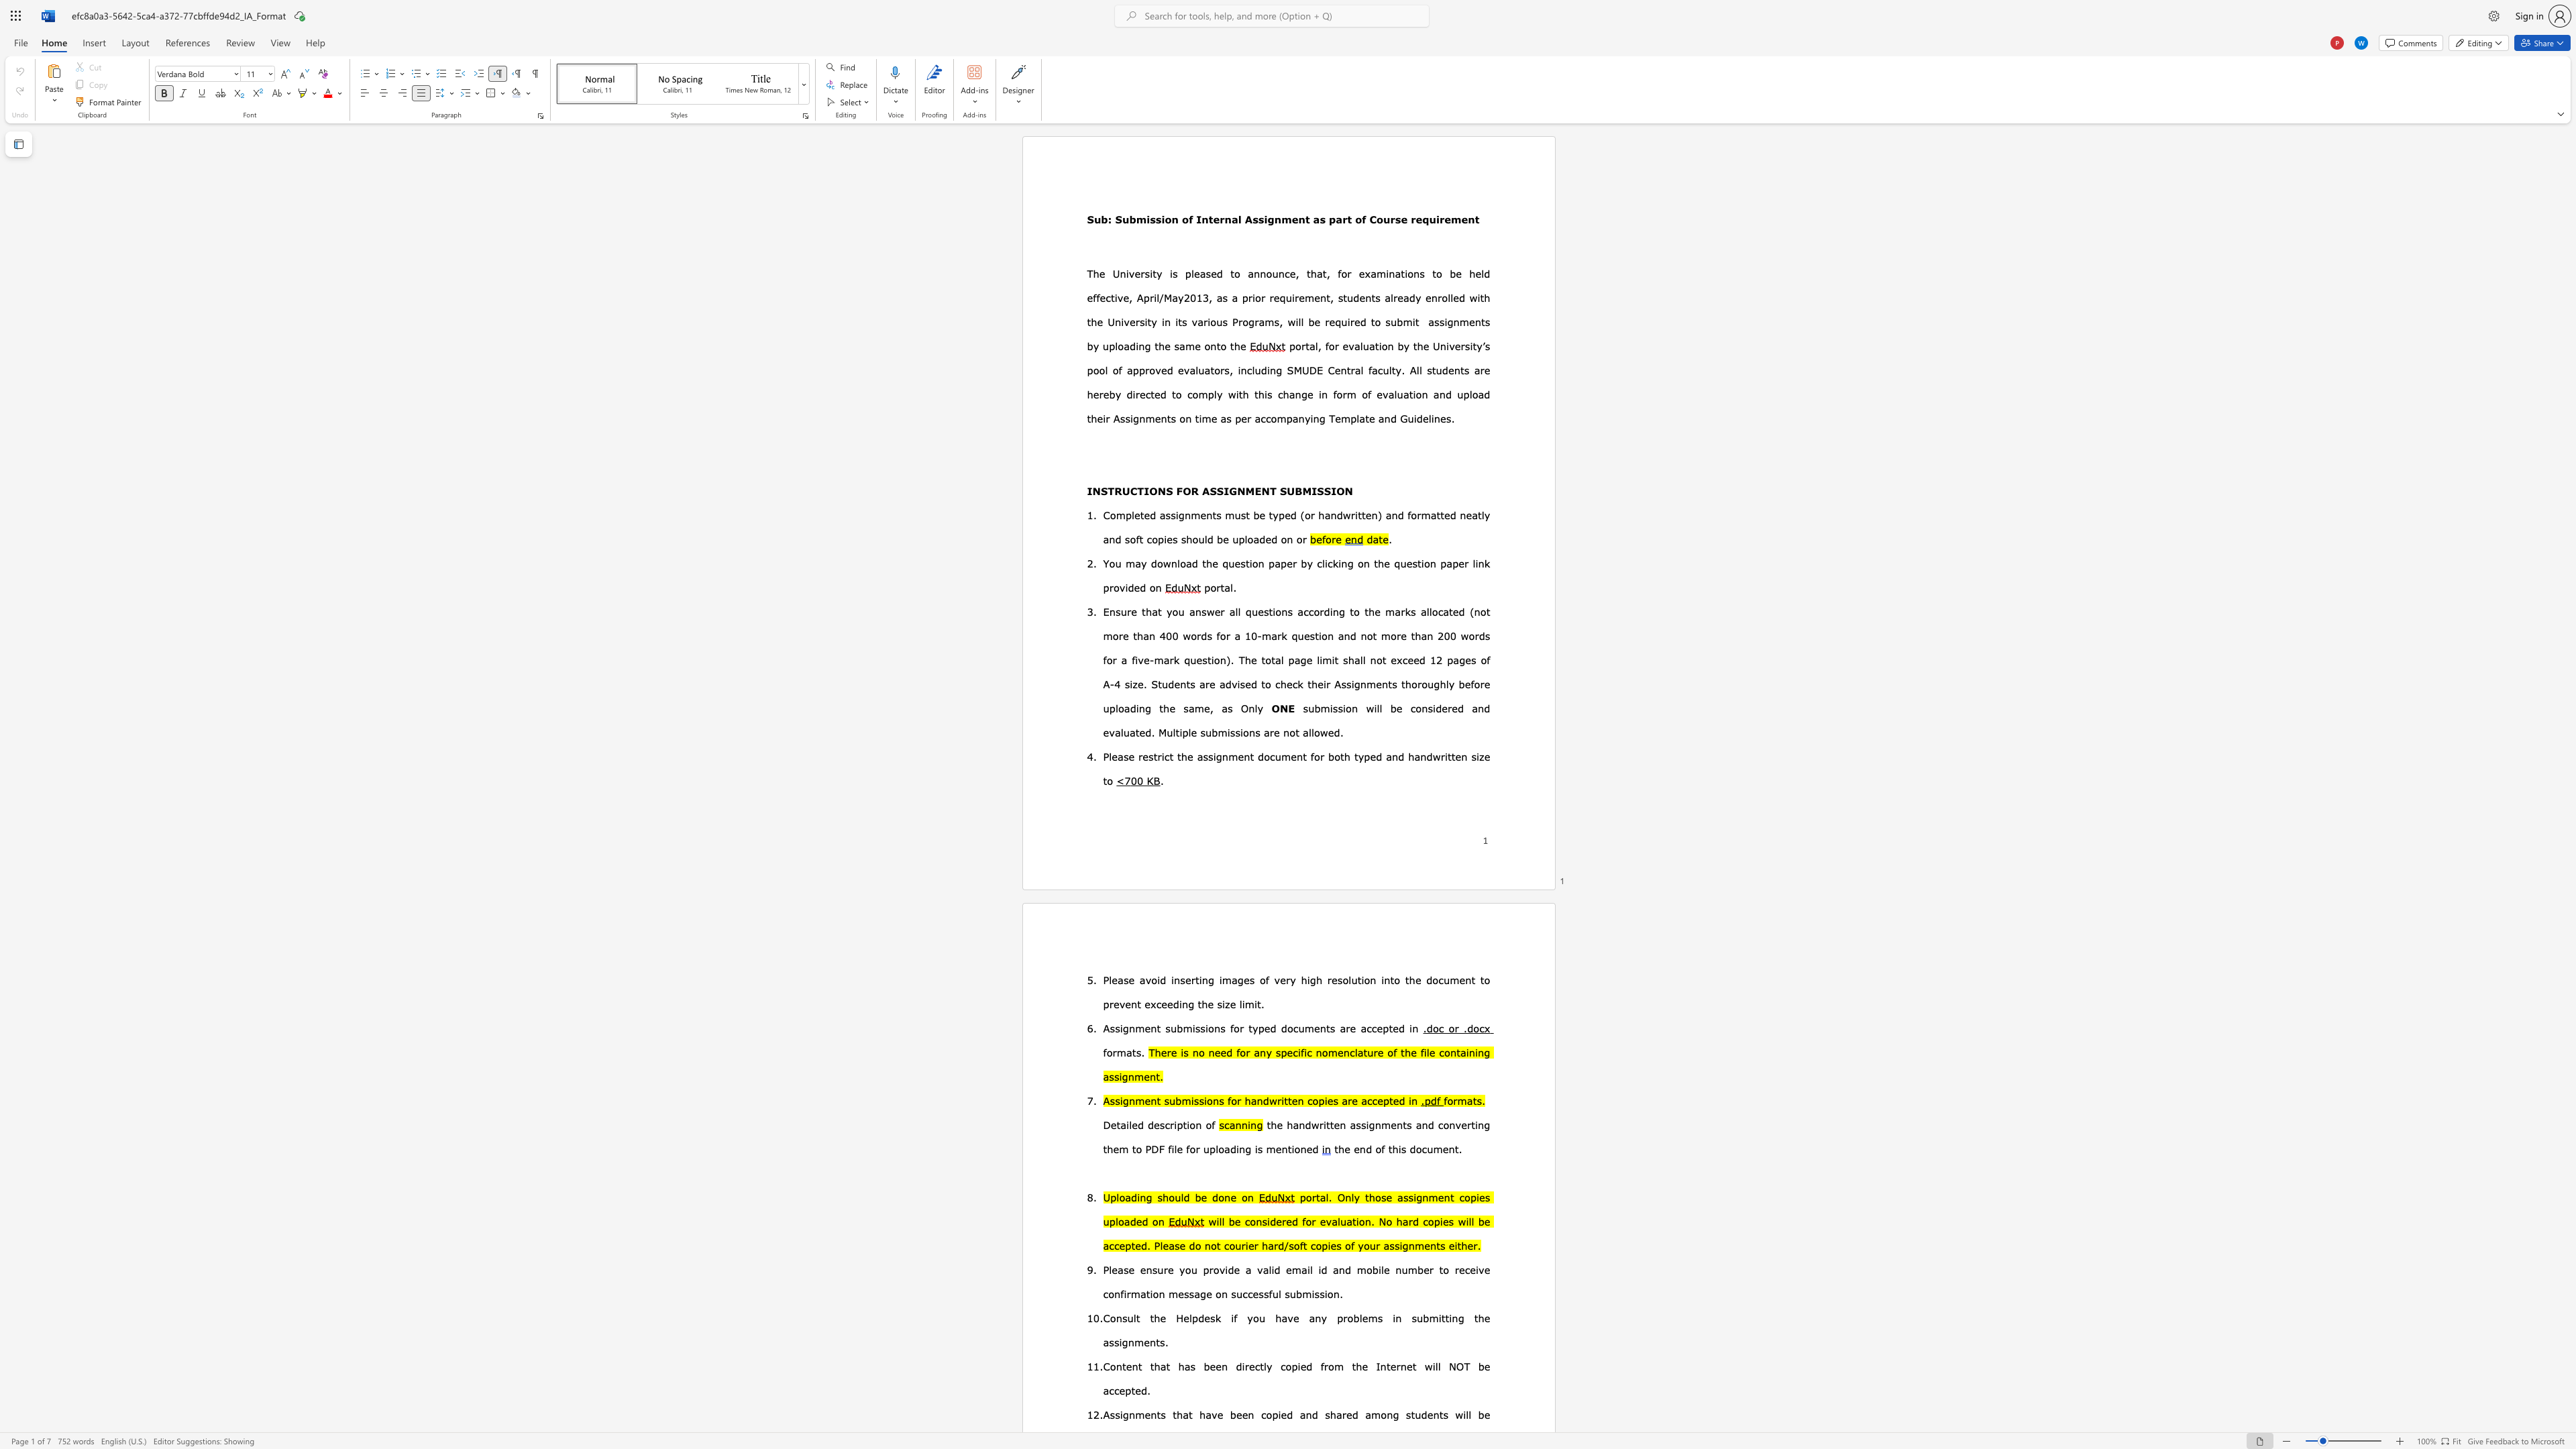  I want to click on the subset text "nn" within the text "The University is pleased to announce, that", so click(1252, 272).